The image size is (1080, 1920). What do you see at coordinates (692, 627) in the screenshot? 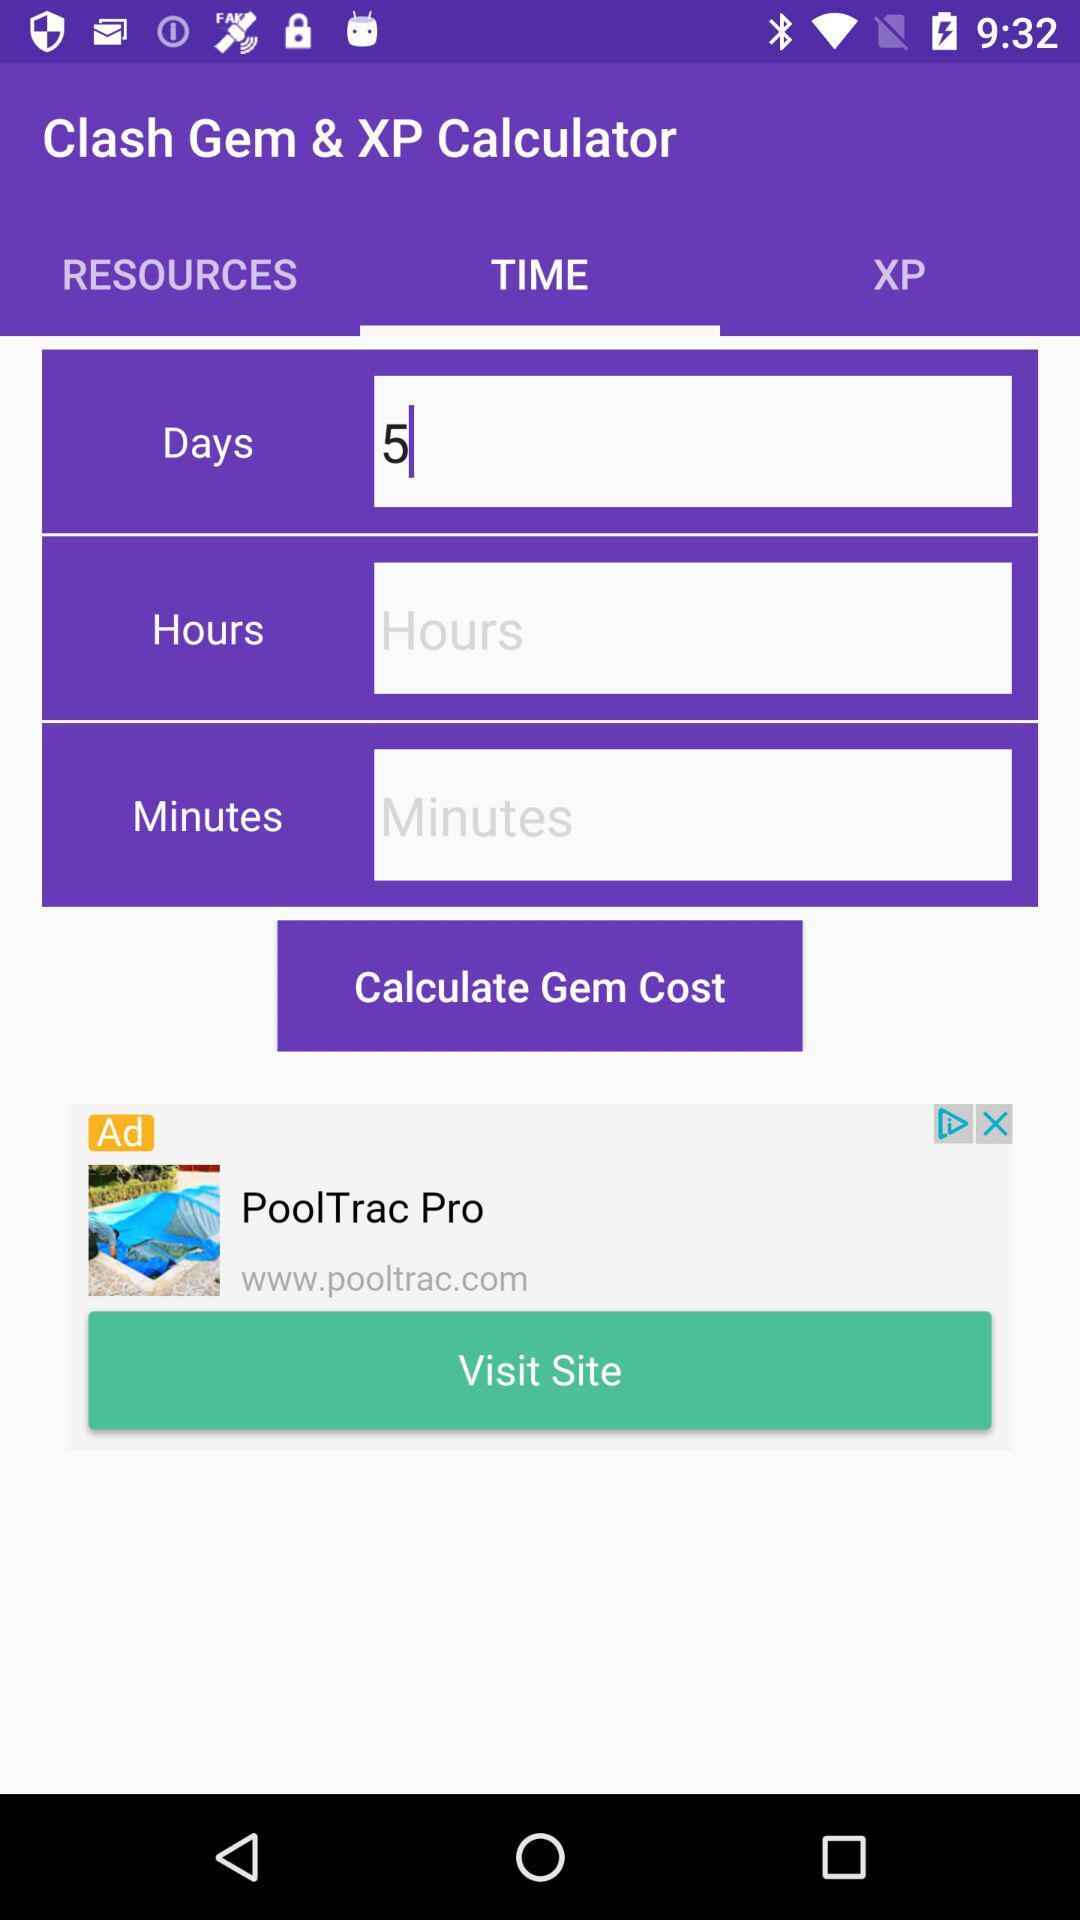
I see `hours` at bounding box center [692, 627].